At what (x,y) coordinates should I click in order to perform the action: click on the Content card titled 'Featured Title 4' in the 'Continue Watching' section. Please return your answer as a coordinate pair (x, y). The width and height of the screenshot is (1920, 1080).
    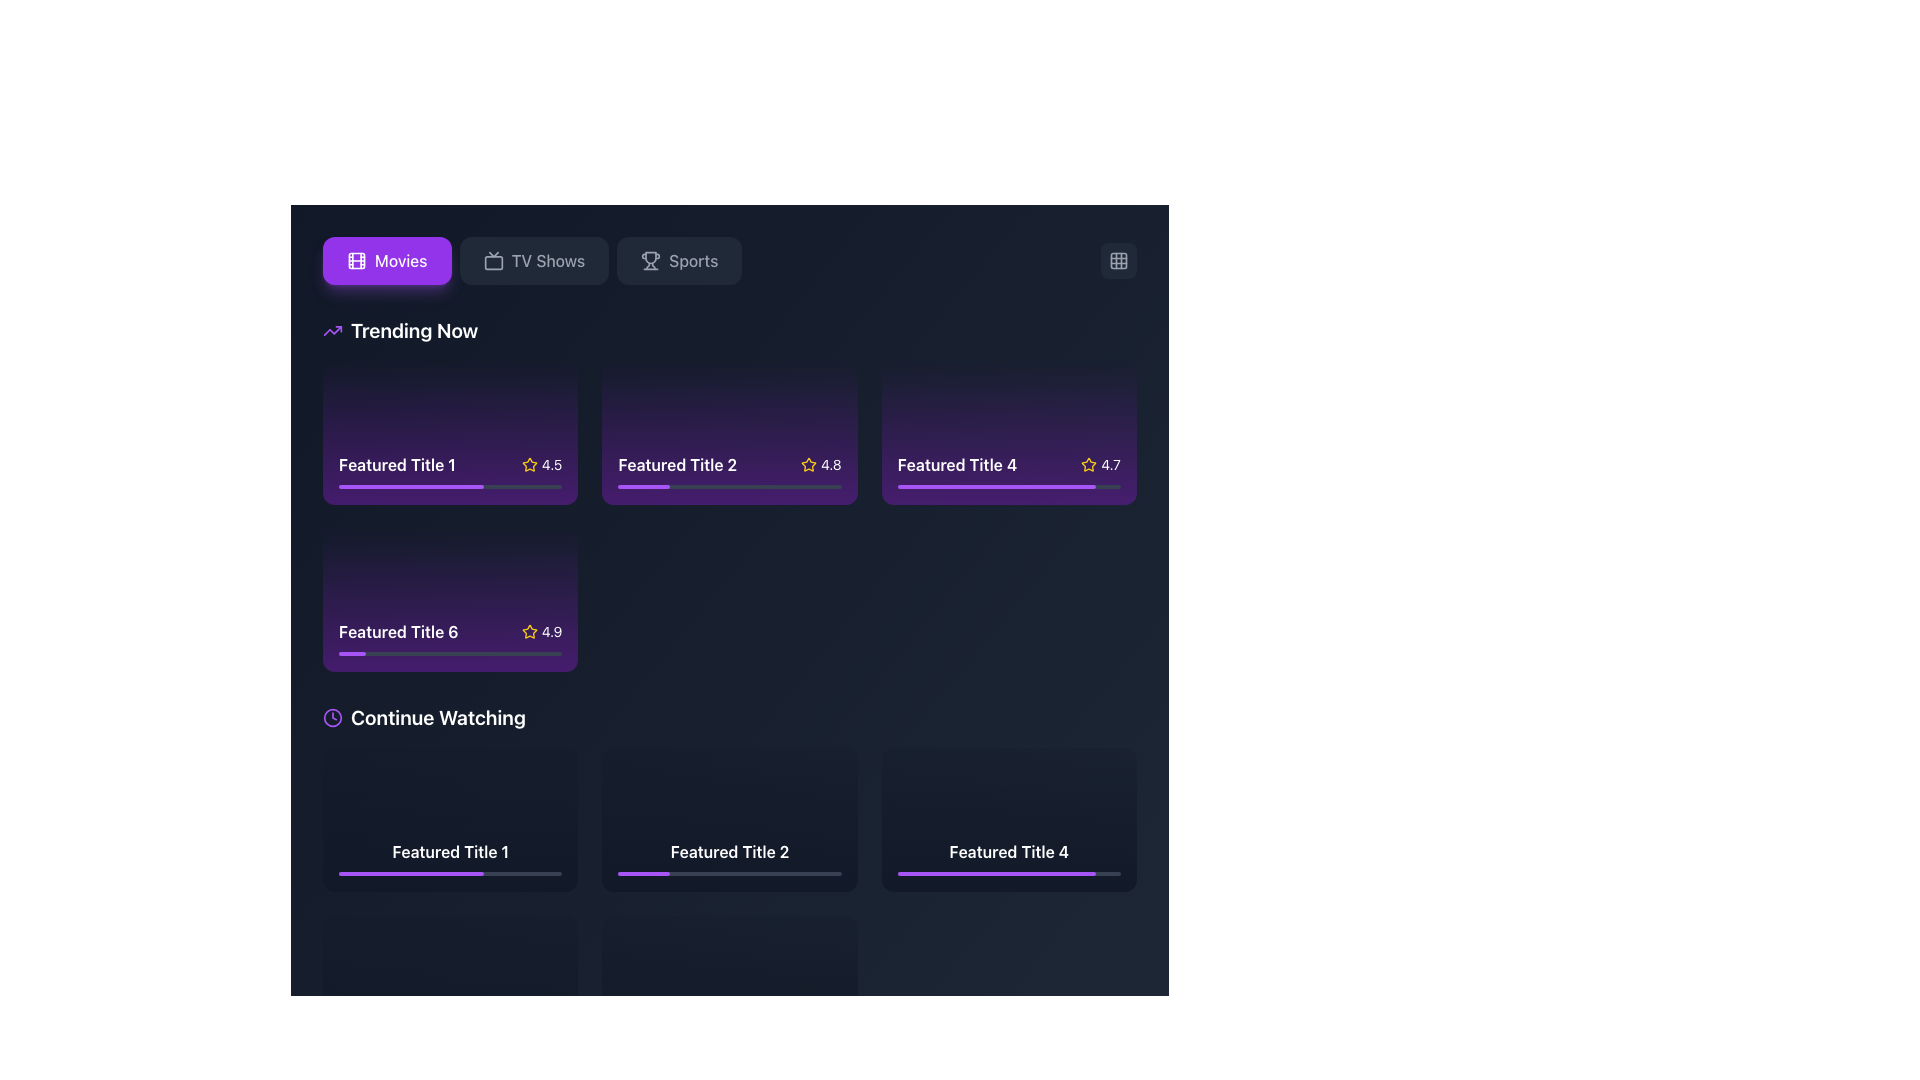
    Looking at the image, I should click on (1009, 856).